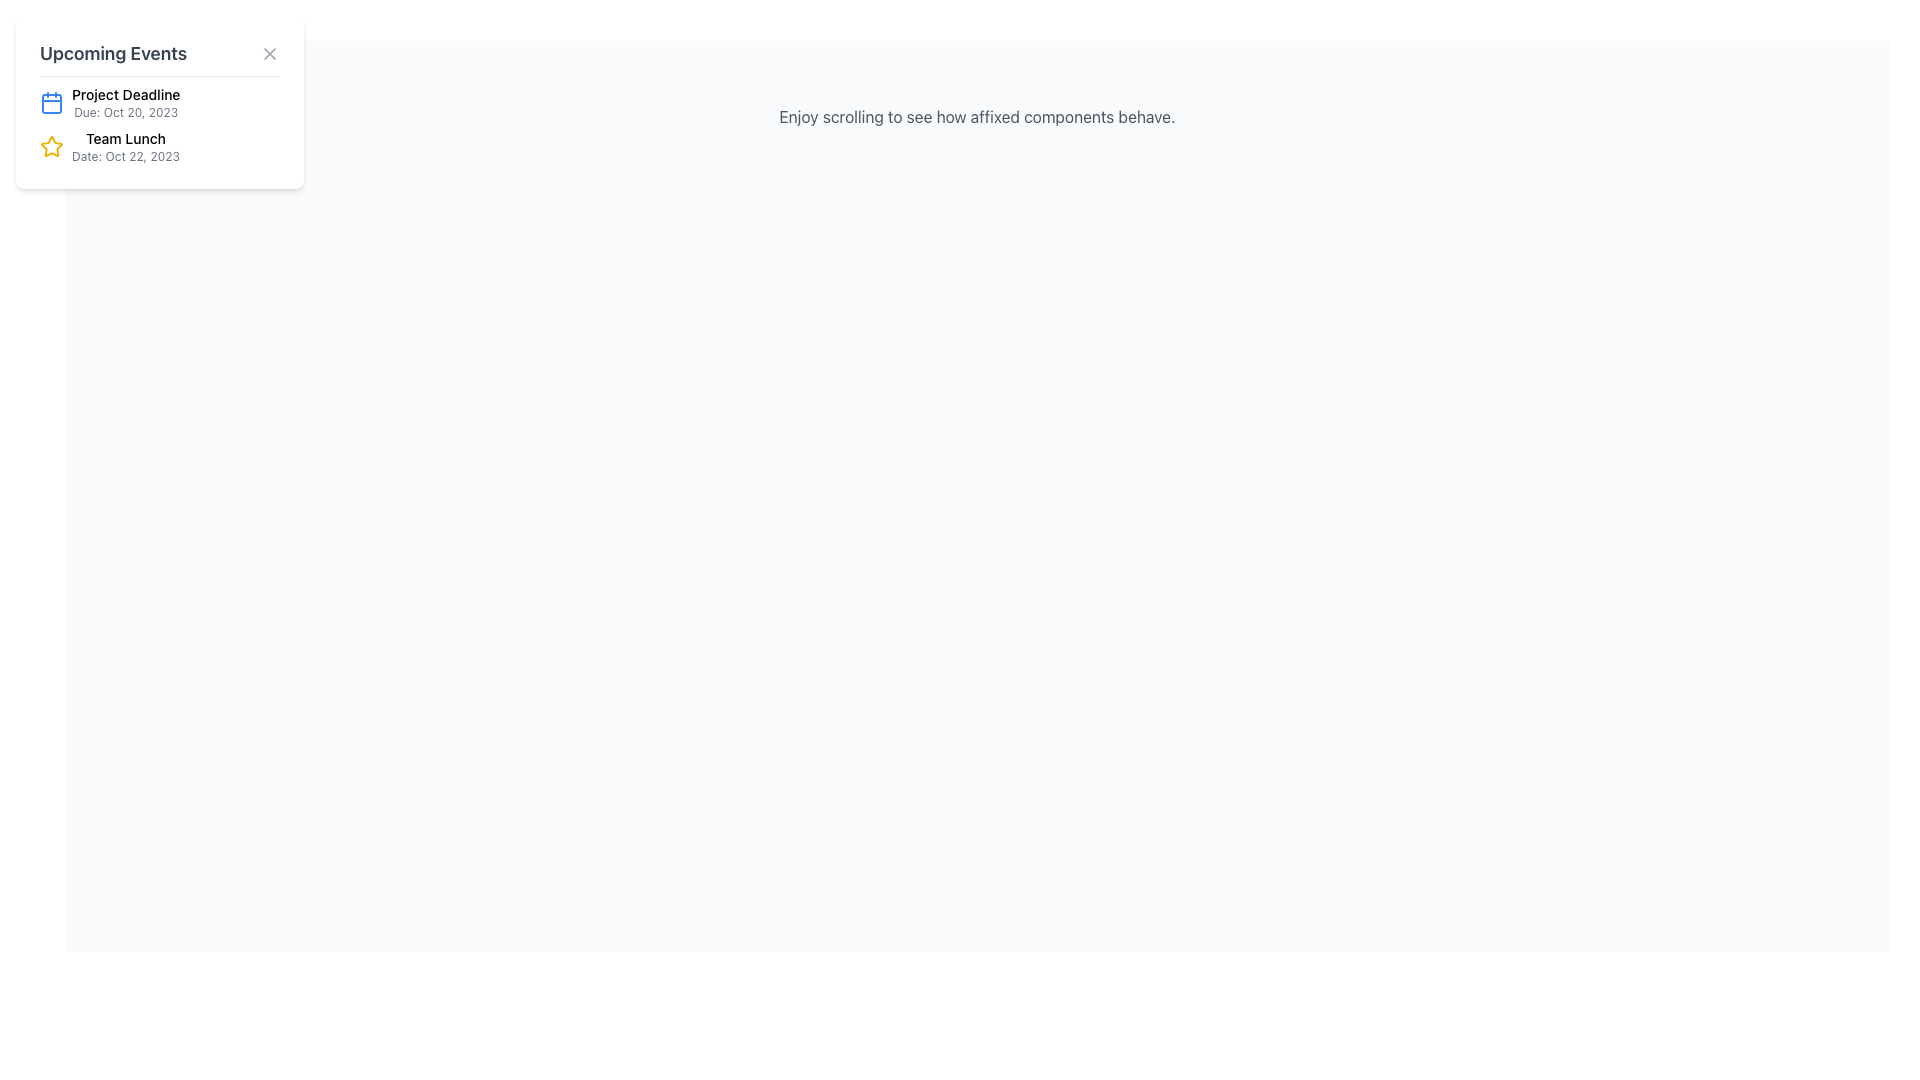  Describe the element at coordinates (125, 103) in the screenshot. I see `information displayed in the text label showing the event title 'Project Deadline' and its deadline date 'Due: Oct 20, 2023', located in the top section of the 'Upcoming Events' card` at that location.